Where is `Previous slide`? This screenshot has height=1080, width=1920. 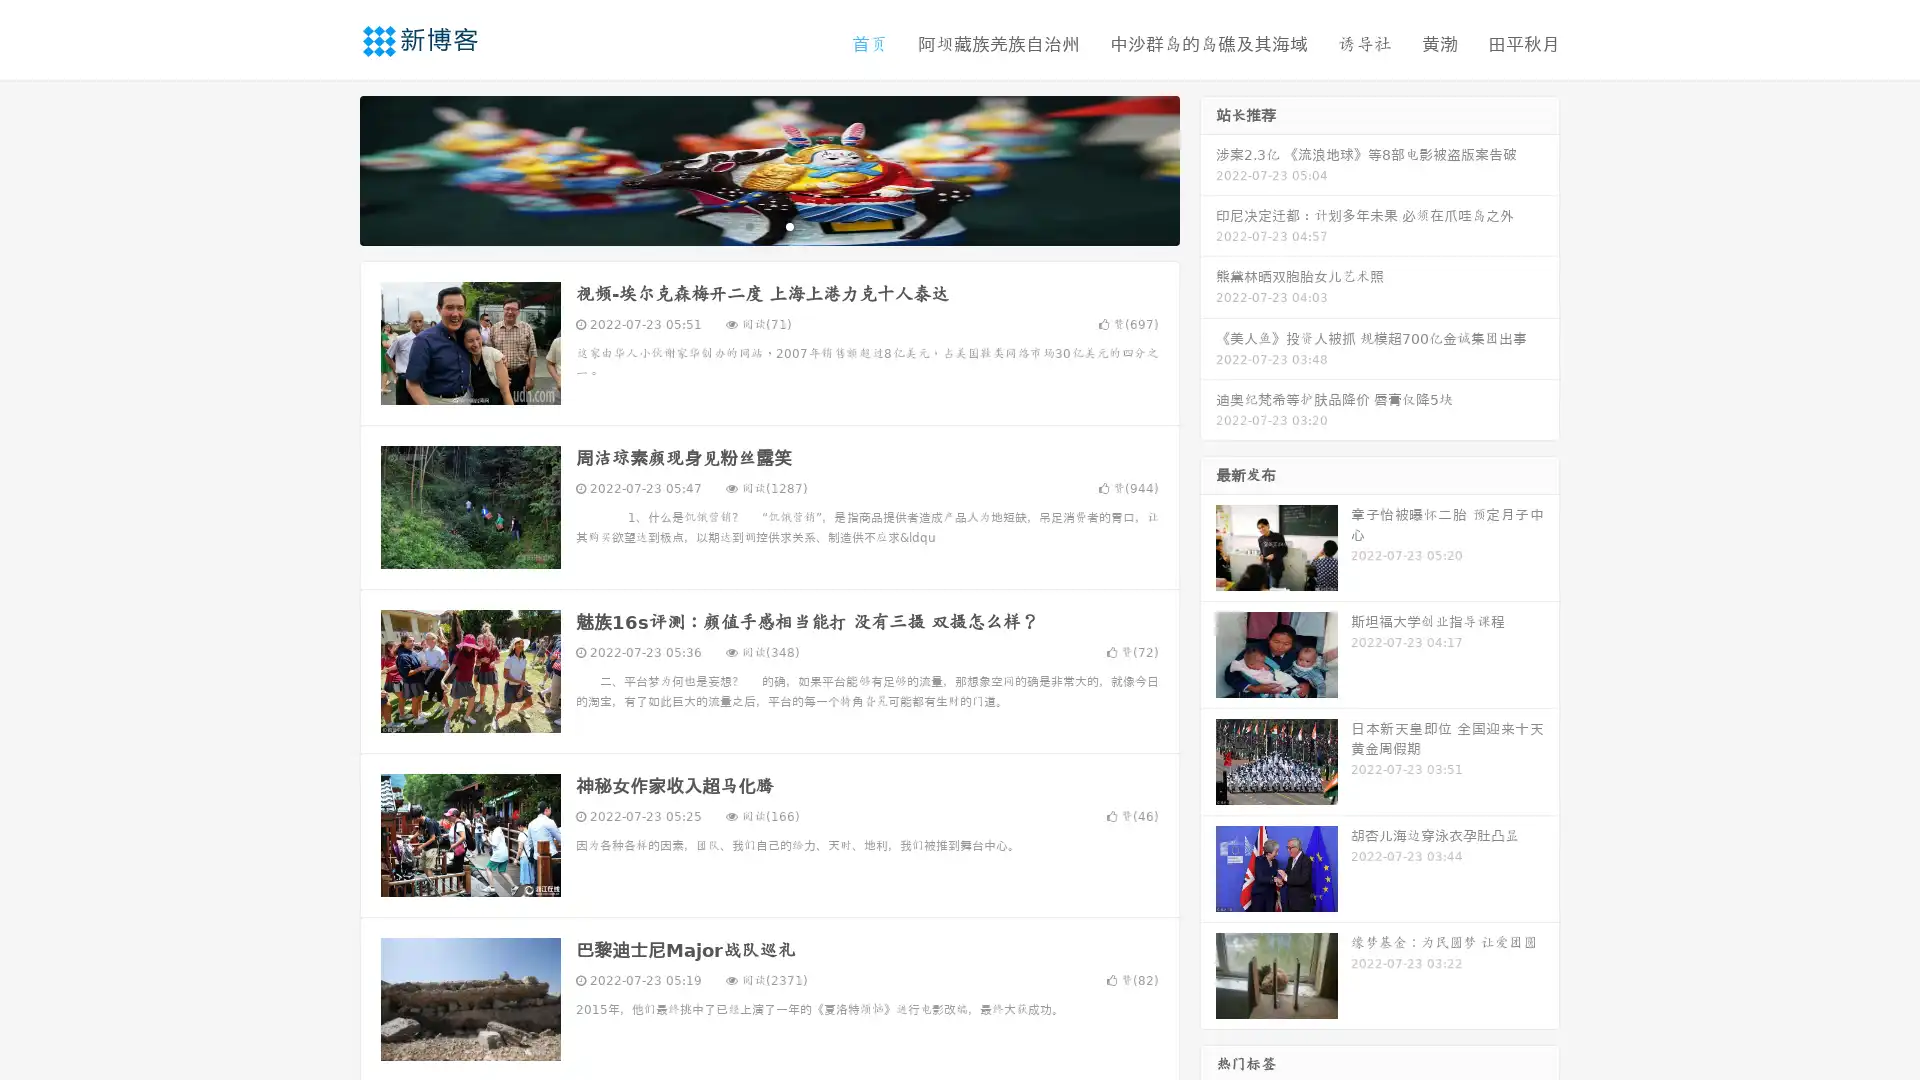
Previous slide is located at coordinates (330, 168).